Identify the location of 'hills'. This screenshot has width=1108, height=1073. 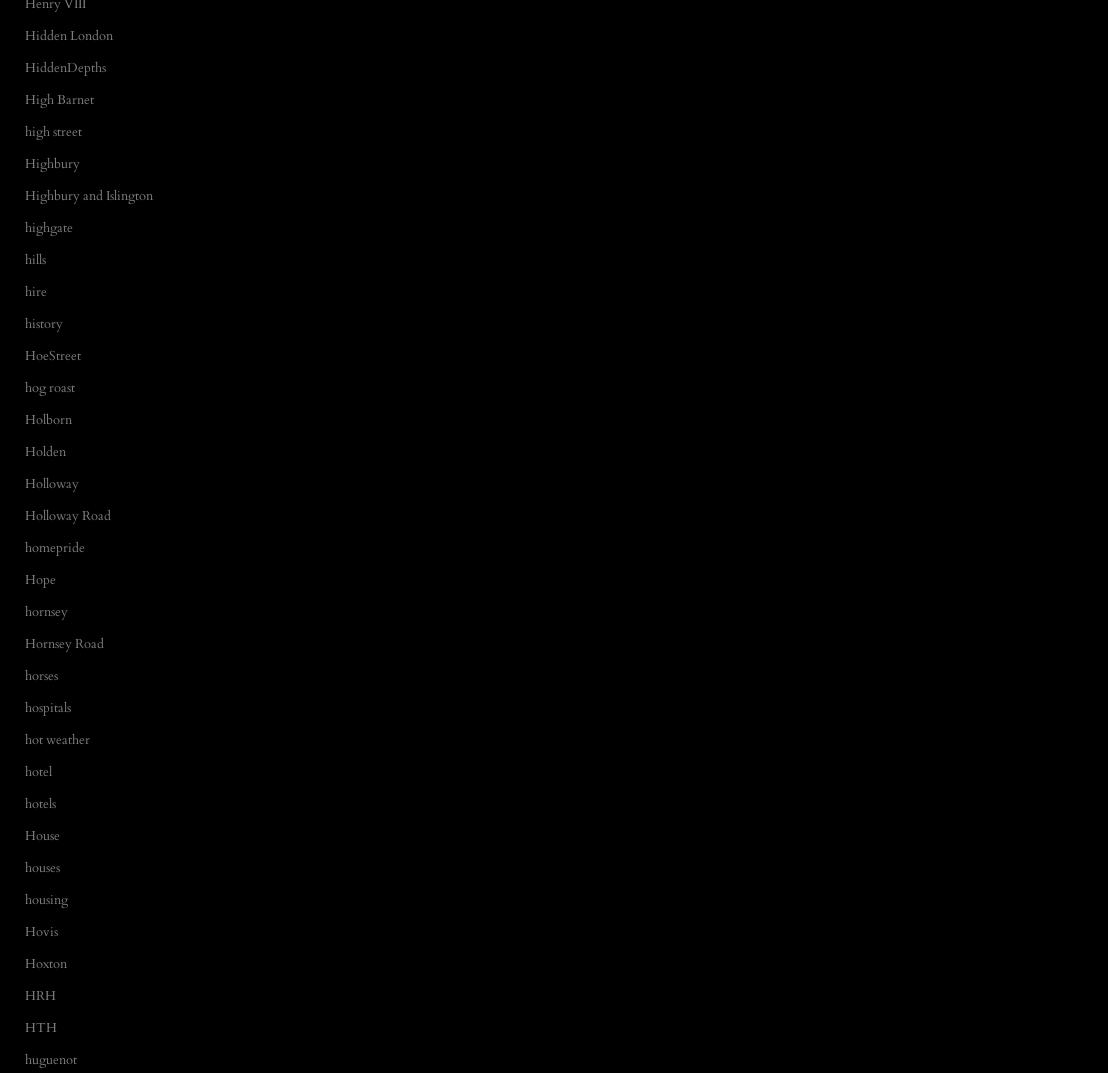
(35, 258).